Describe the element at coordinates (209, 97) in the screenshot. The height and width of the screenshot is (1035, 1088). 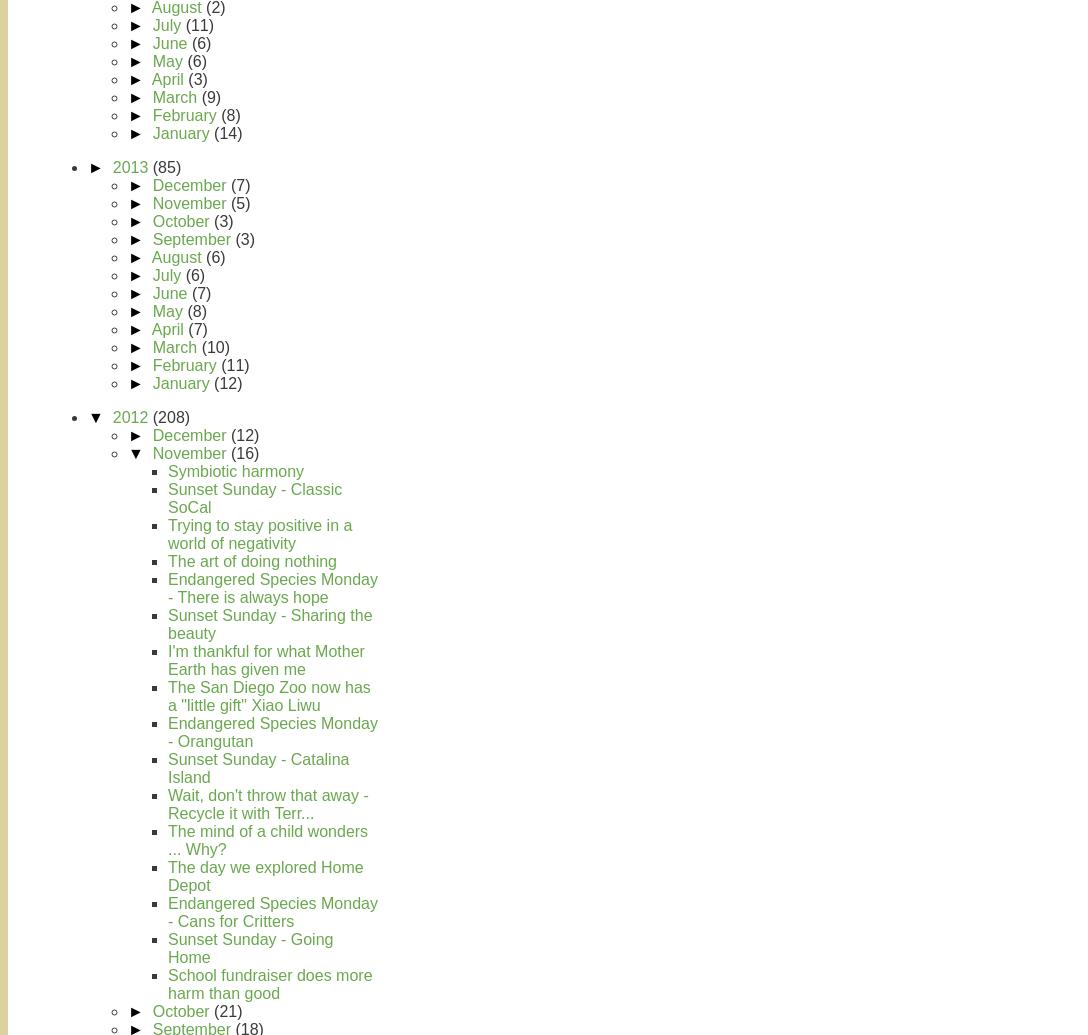
I see `'(9)'` at that location.